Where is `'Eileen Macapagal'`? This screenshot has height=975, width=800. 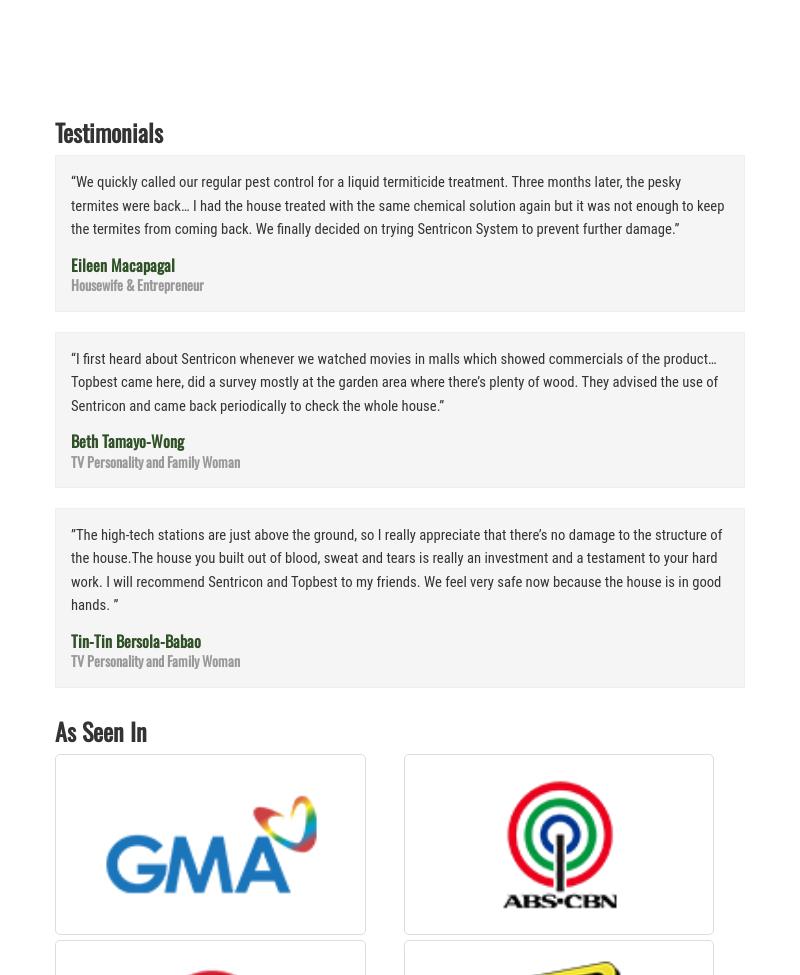 'Eileen Macapagal' is located at coordinates (121, 264).